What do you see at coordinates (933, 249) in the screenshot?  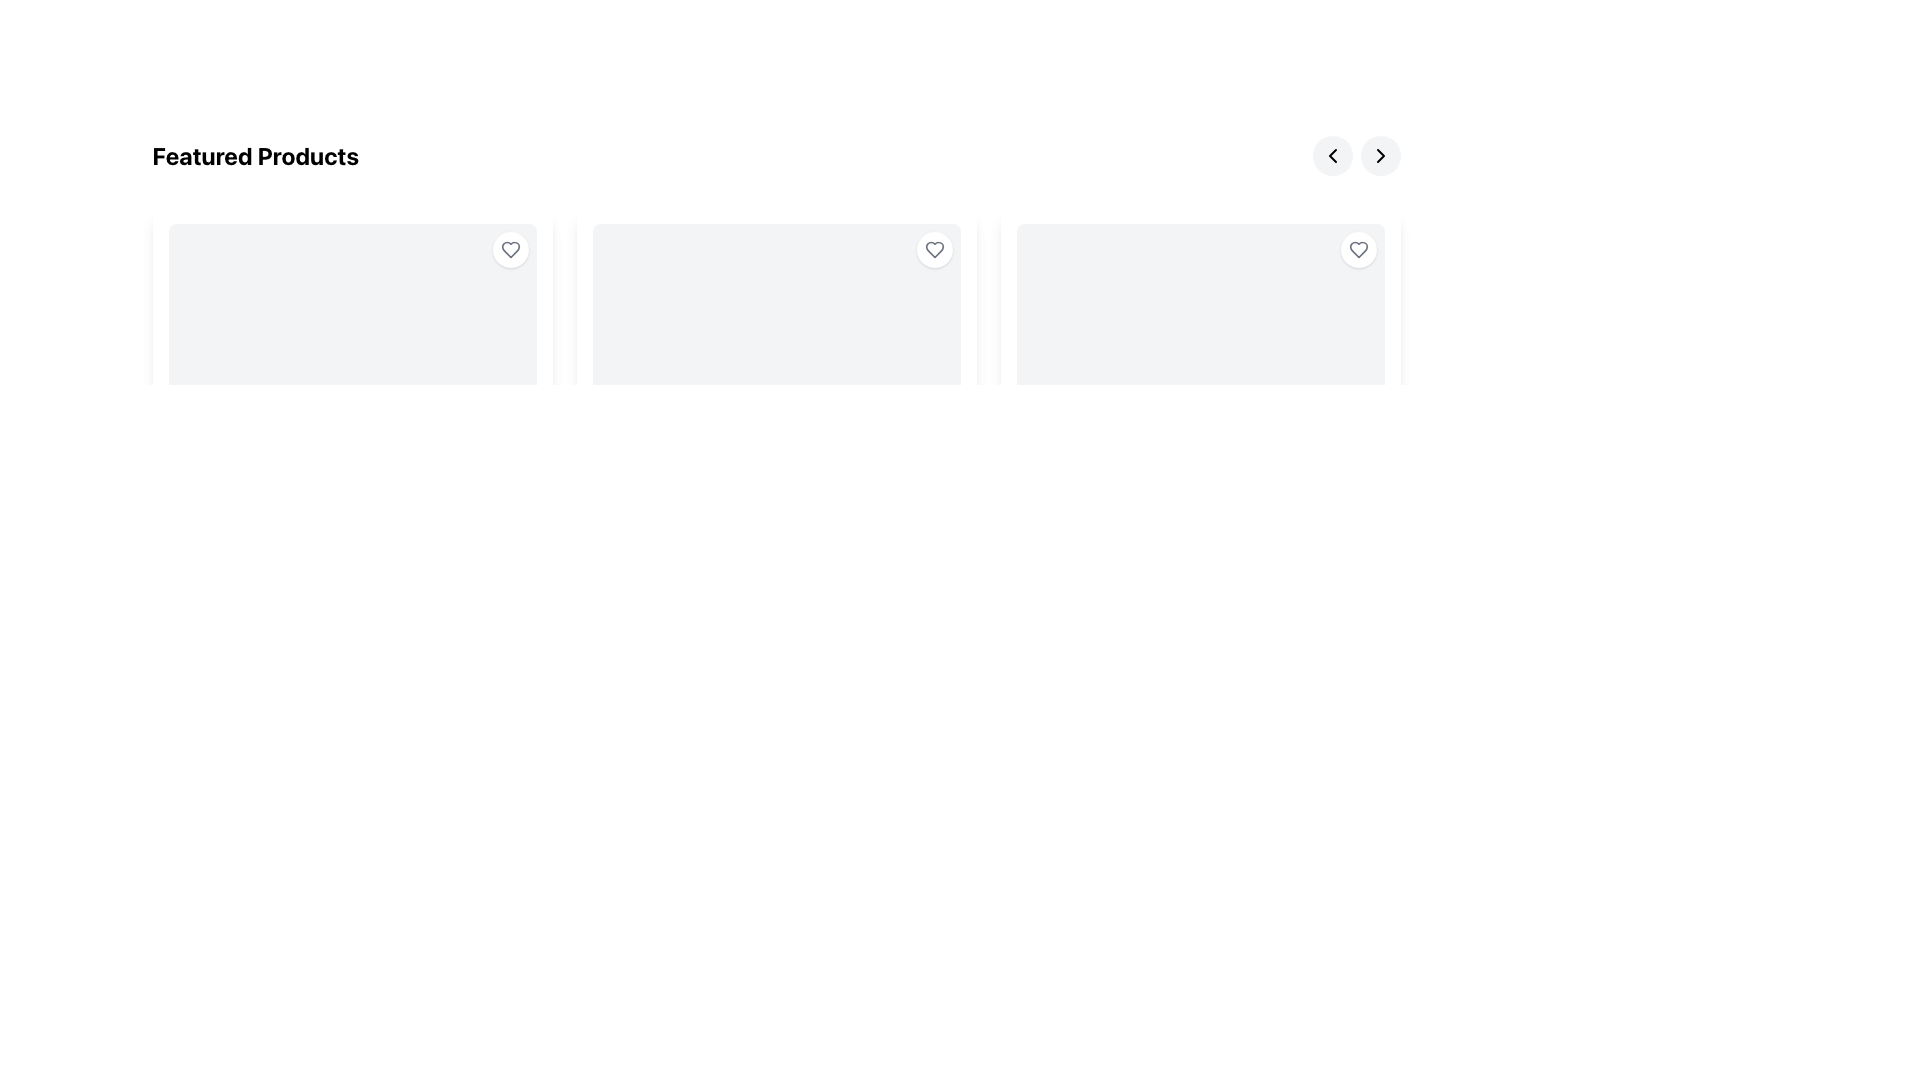 I see `the heart-shaped icon representing a 'like' or 'favorite' action located at the top-right corner of the second card under the 'Featured Products' section` at bounding box center [933, 249].